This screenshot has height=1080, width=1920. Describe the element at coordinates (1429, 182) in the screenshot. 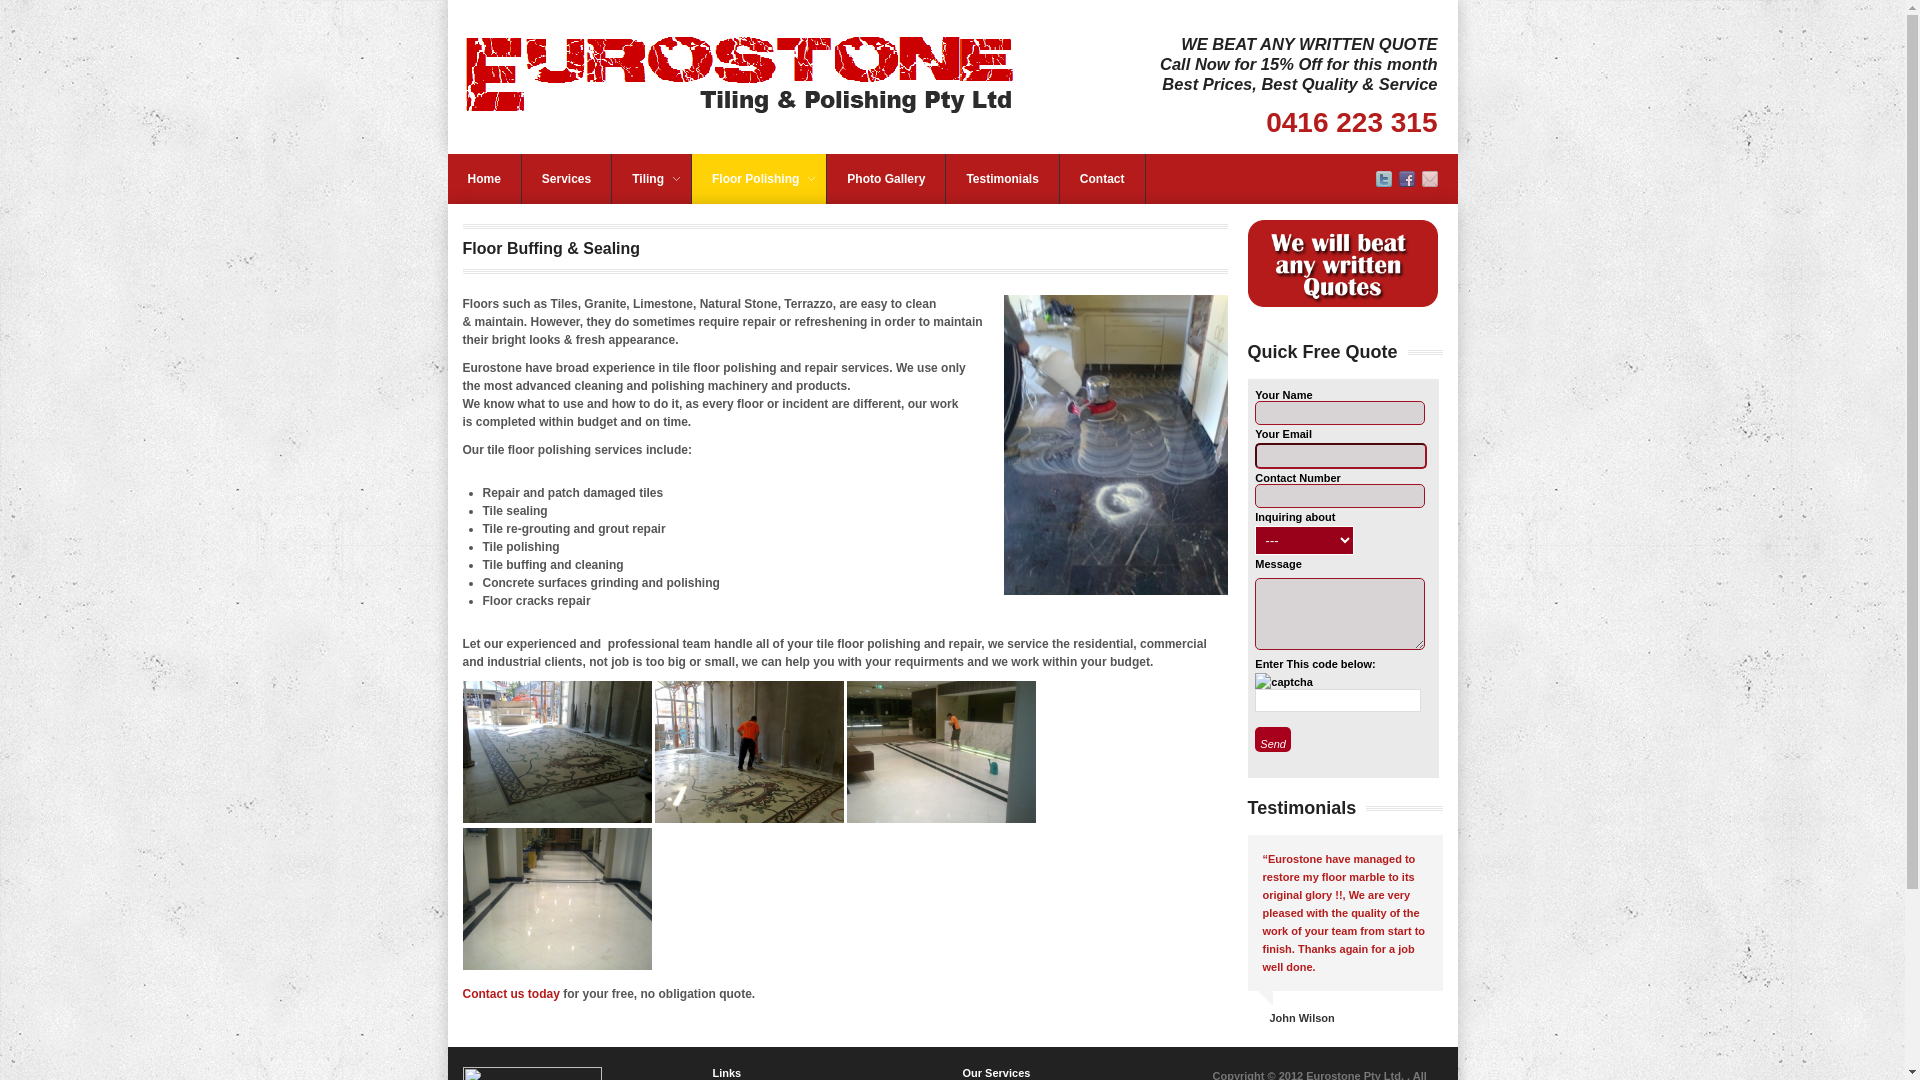

I see `'mail'` at that location.